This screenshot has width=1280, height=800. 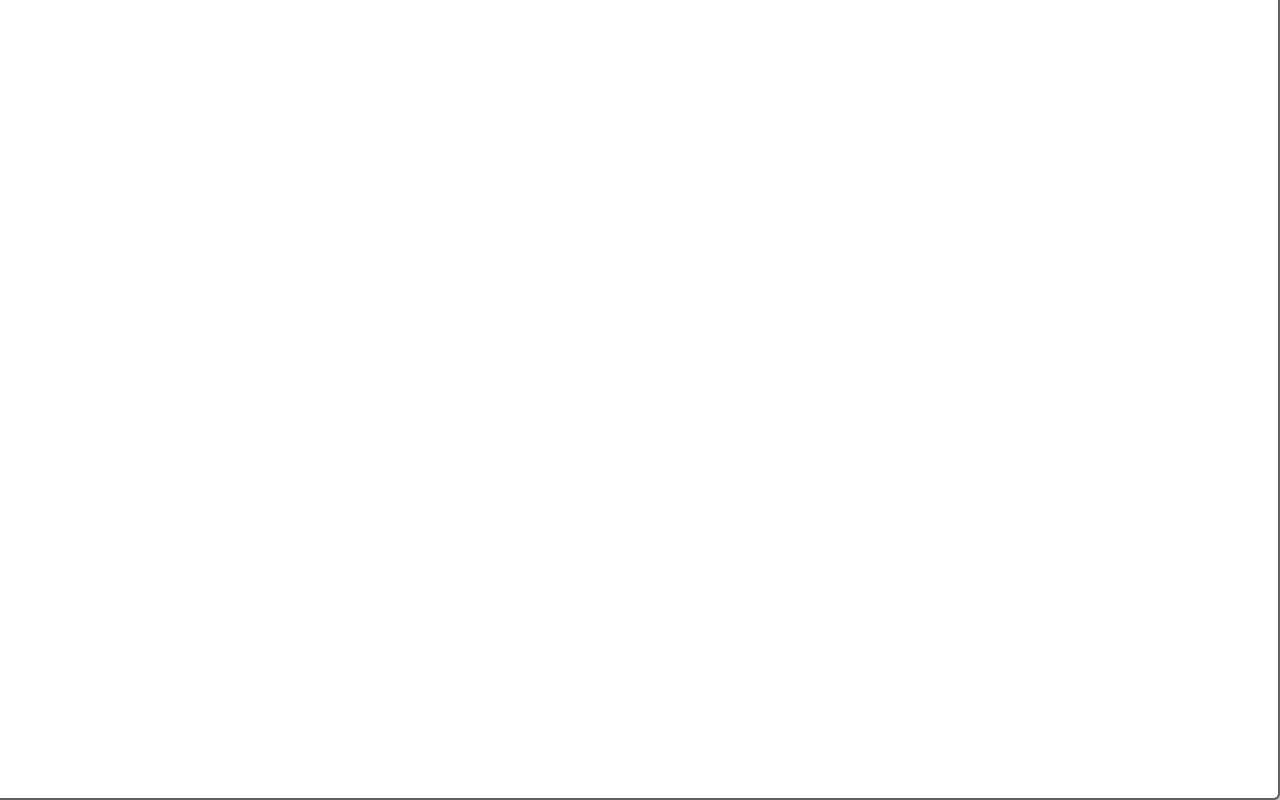 I want to click on 'groundwater', so click(x=197, y=147).